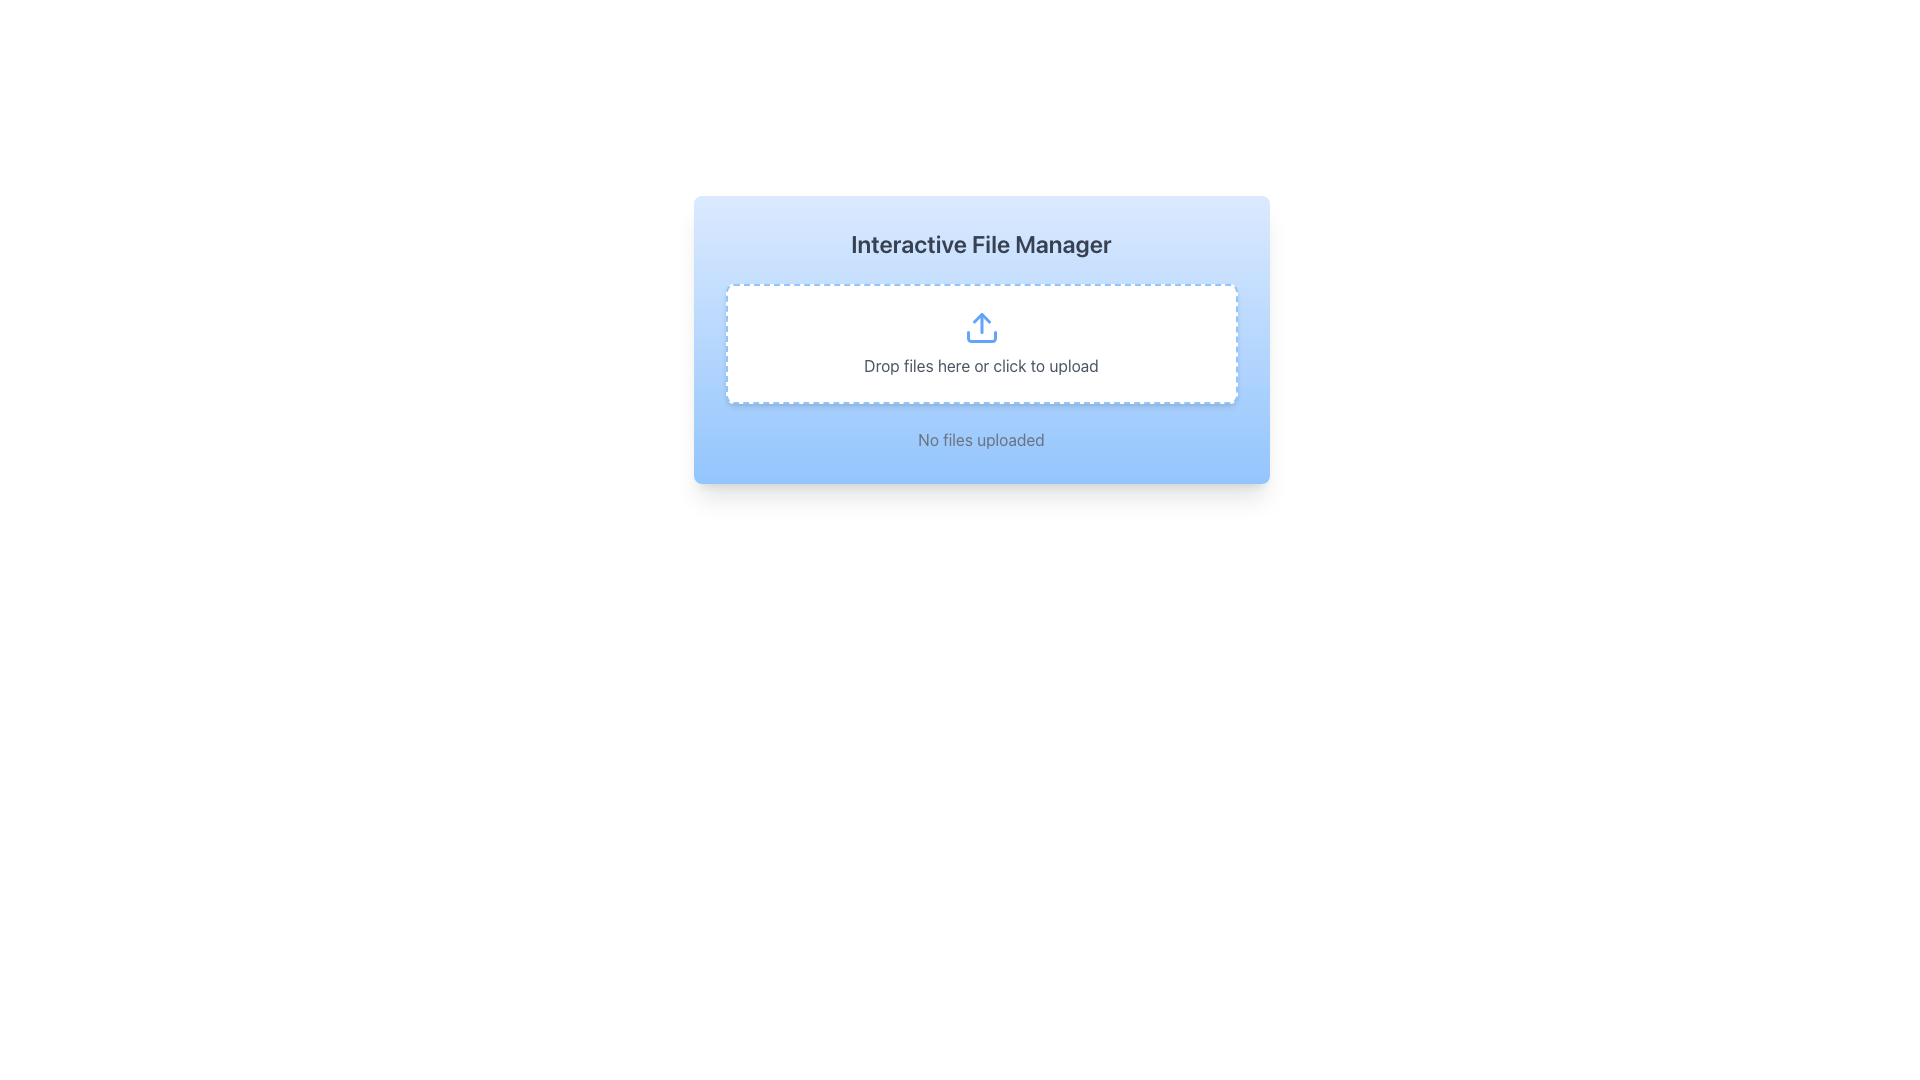 The height and width of the screenshot is (1080, 1920). Describe the element at coordinates (981, 342) in the screenshot. I see `files into the File upload area, which is a horizontally-centered rectangular area with a dashed border in light blue, containing an upload icon above the text 'Drop files here or click` at that location.